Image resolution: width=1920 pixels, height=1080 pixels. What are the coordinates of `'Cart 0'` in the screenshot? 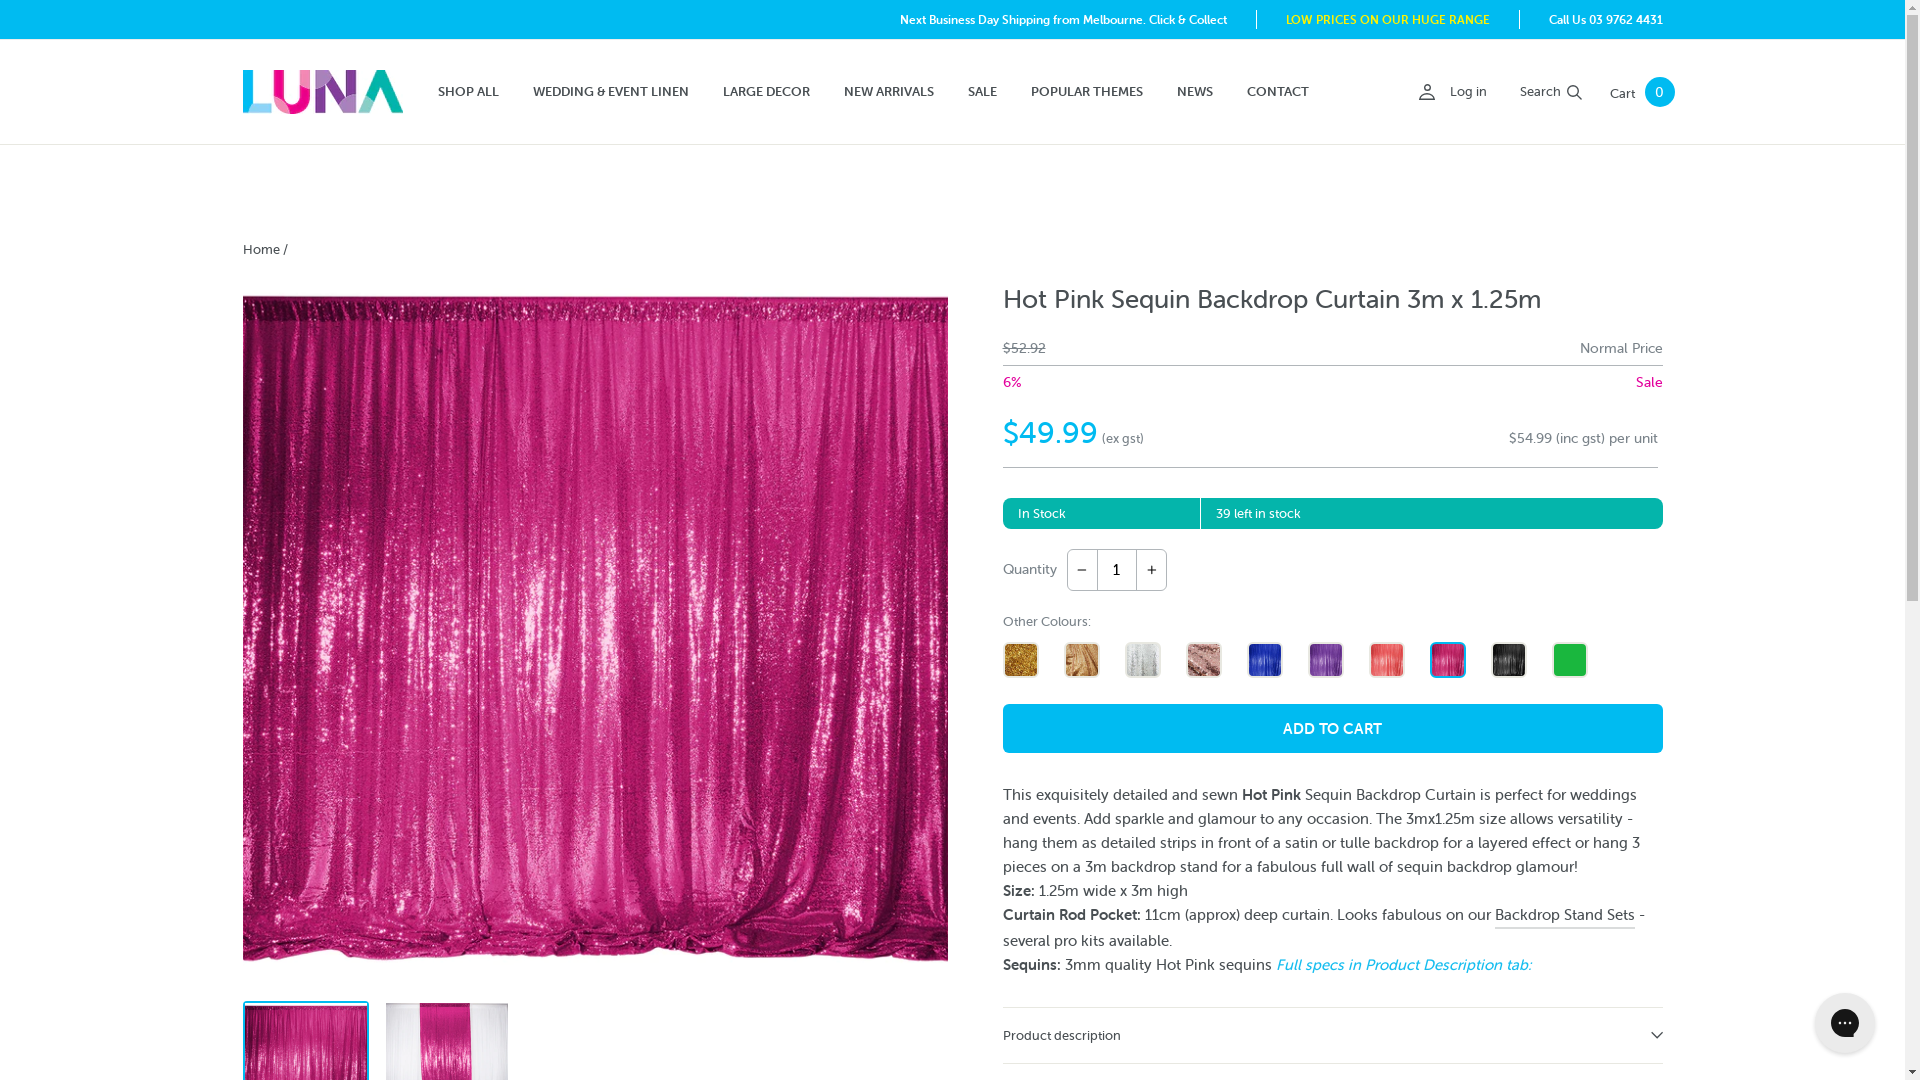 It's located at (1642, 92).